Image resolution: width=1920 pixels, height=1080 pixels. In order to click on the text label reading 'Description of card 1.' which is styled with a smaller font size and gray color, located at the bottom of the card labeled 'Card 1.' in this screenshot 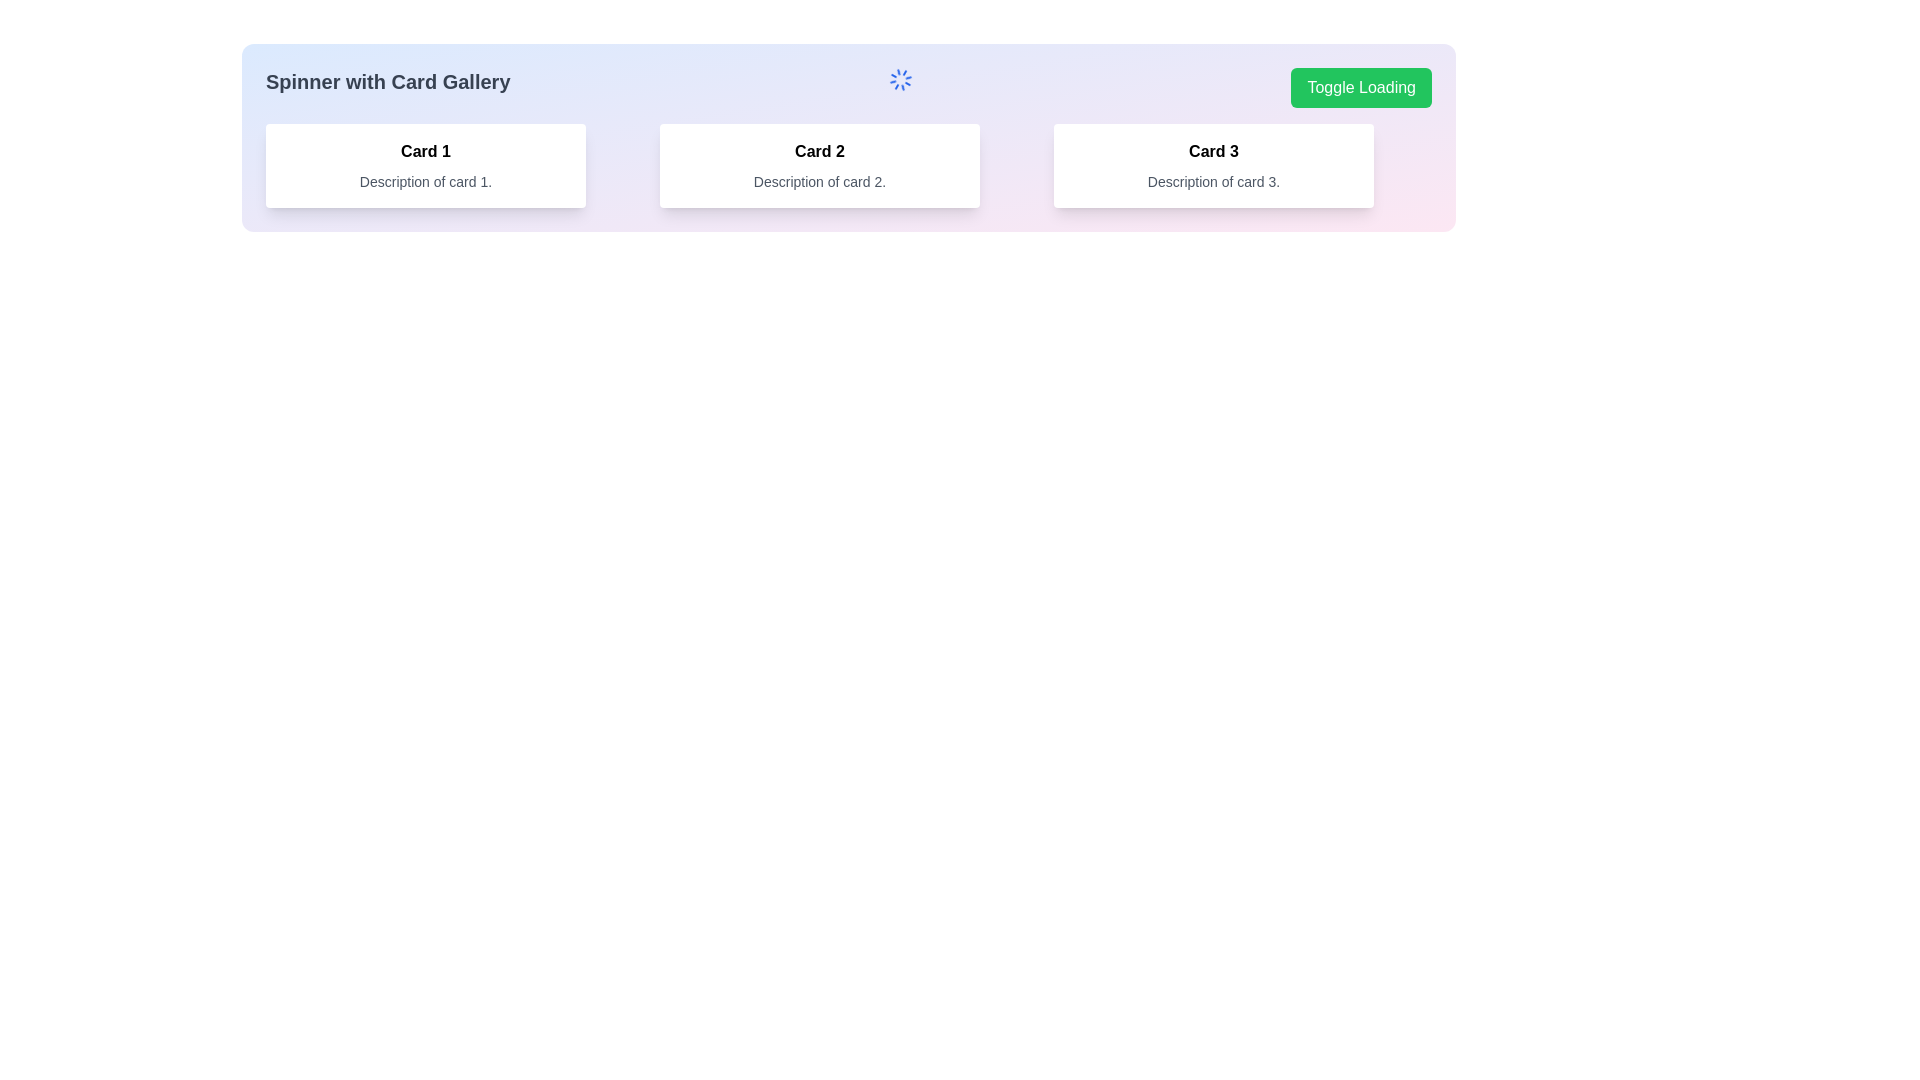, I will do `click(425, 181)`.